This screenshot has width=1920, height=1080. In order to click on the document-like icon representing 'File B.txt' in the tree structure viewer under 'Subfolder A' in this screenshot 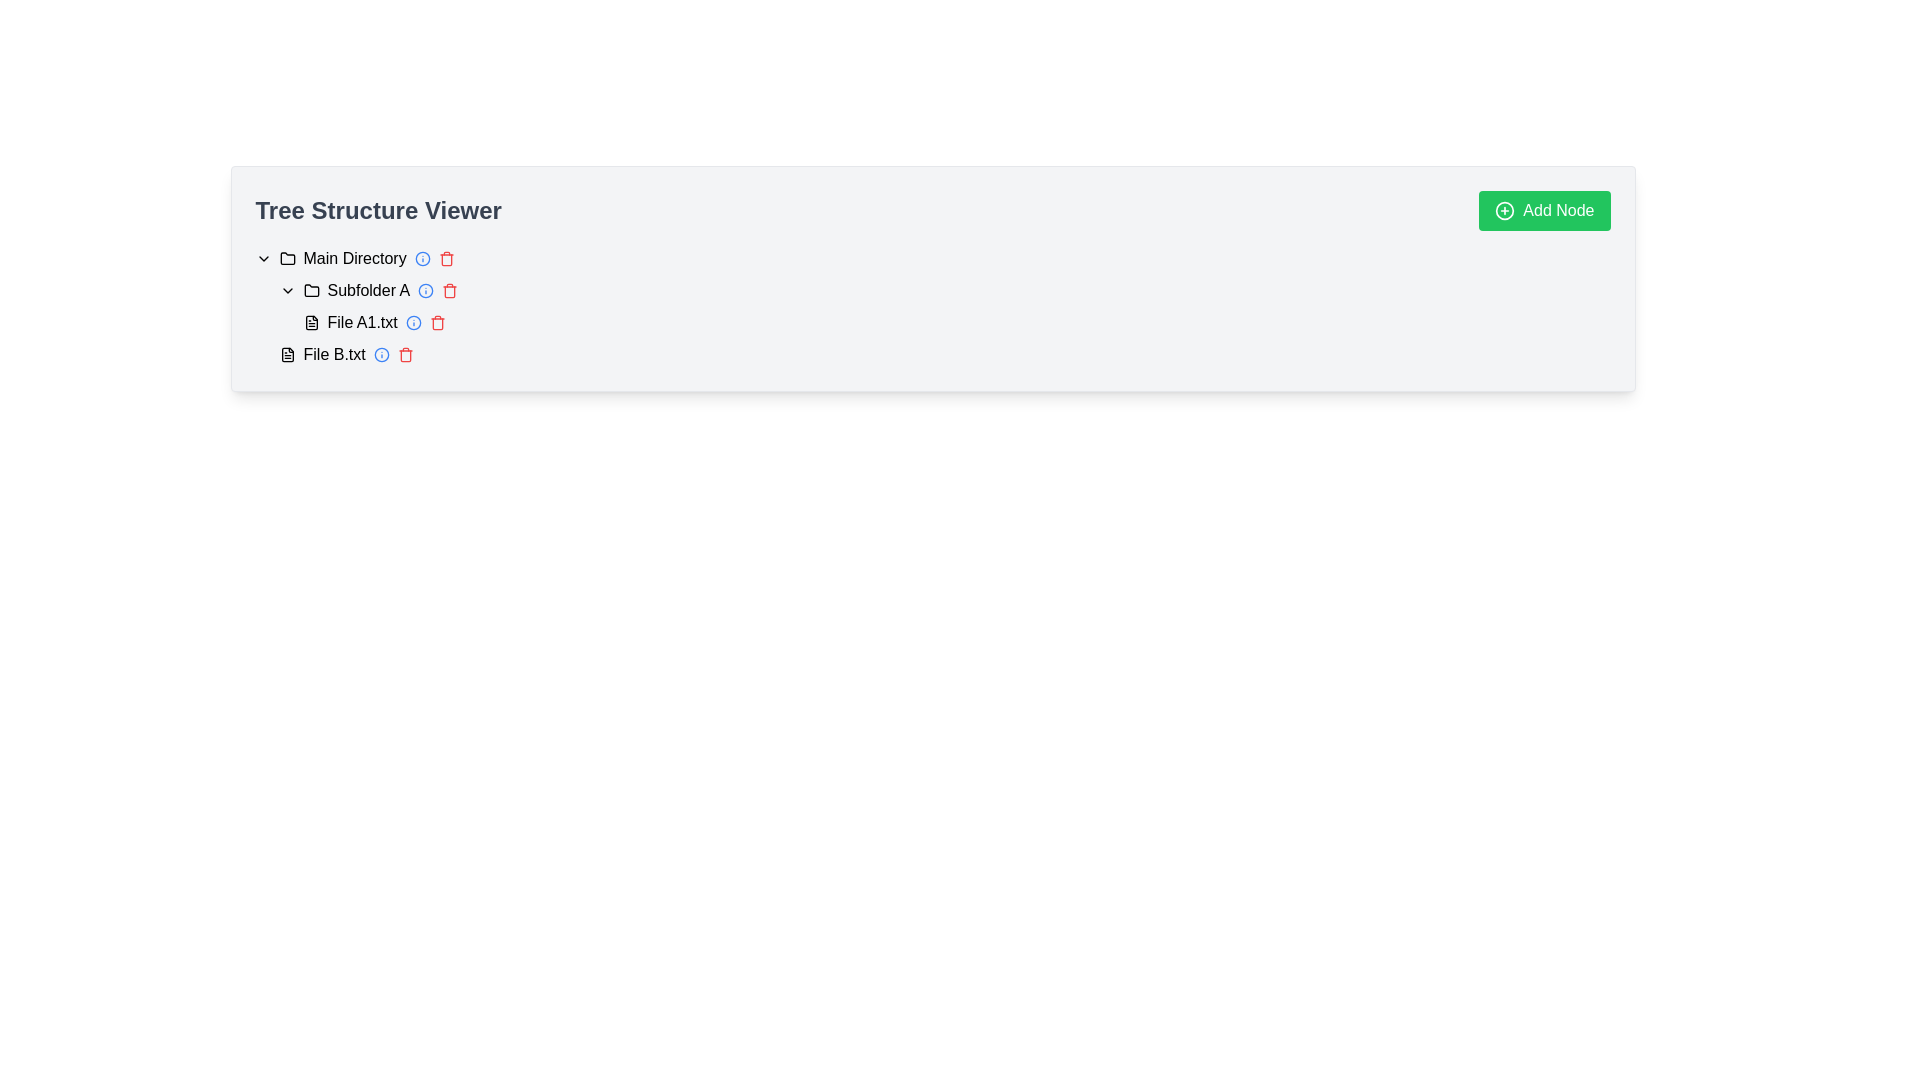, I will do `click(286, 353)`.